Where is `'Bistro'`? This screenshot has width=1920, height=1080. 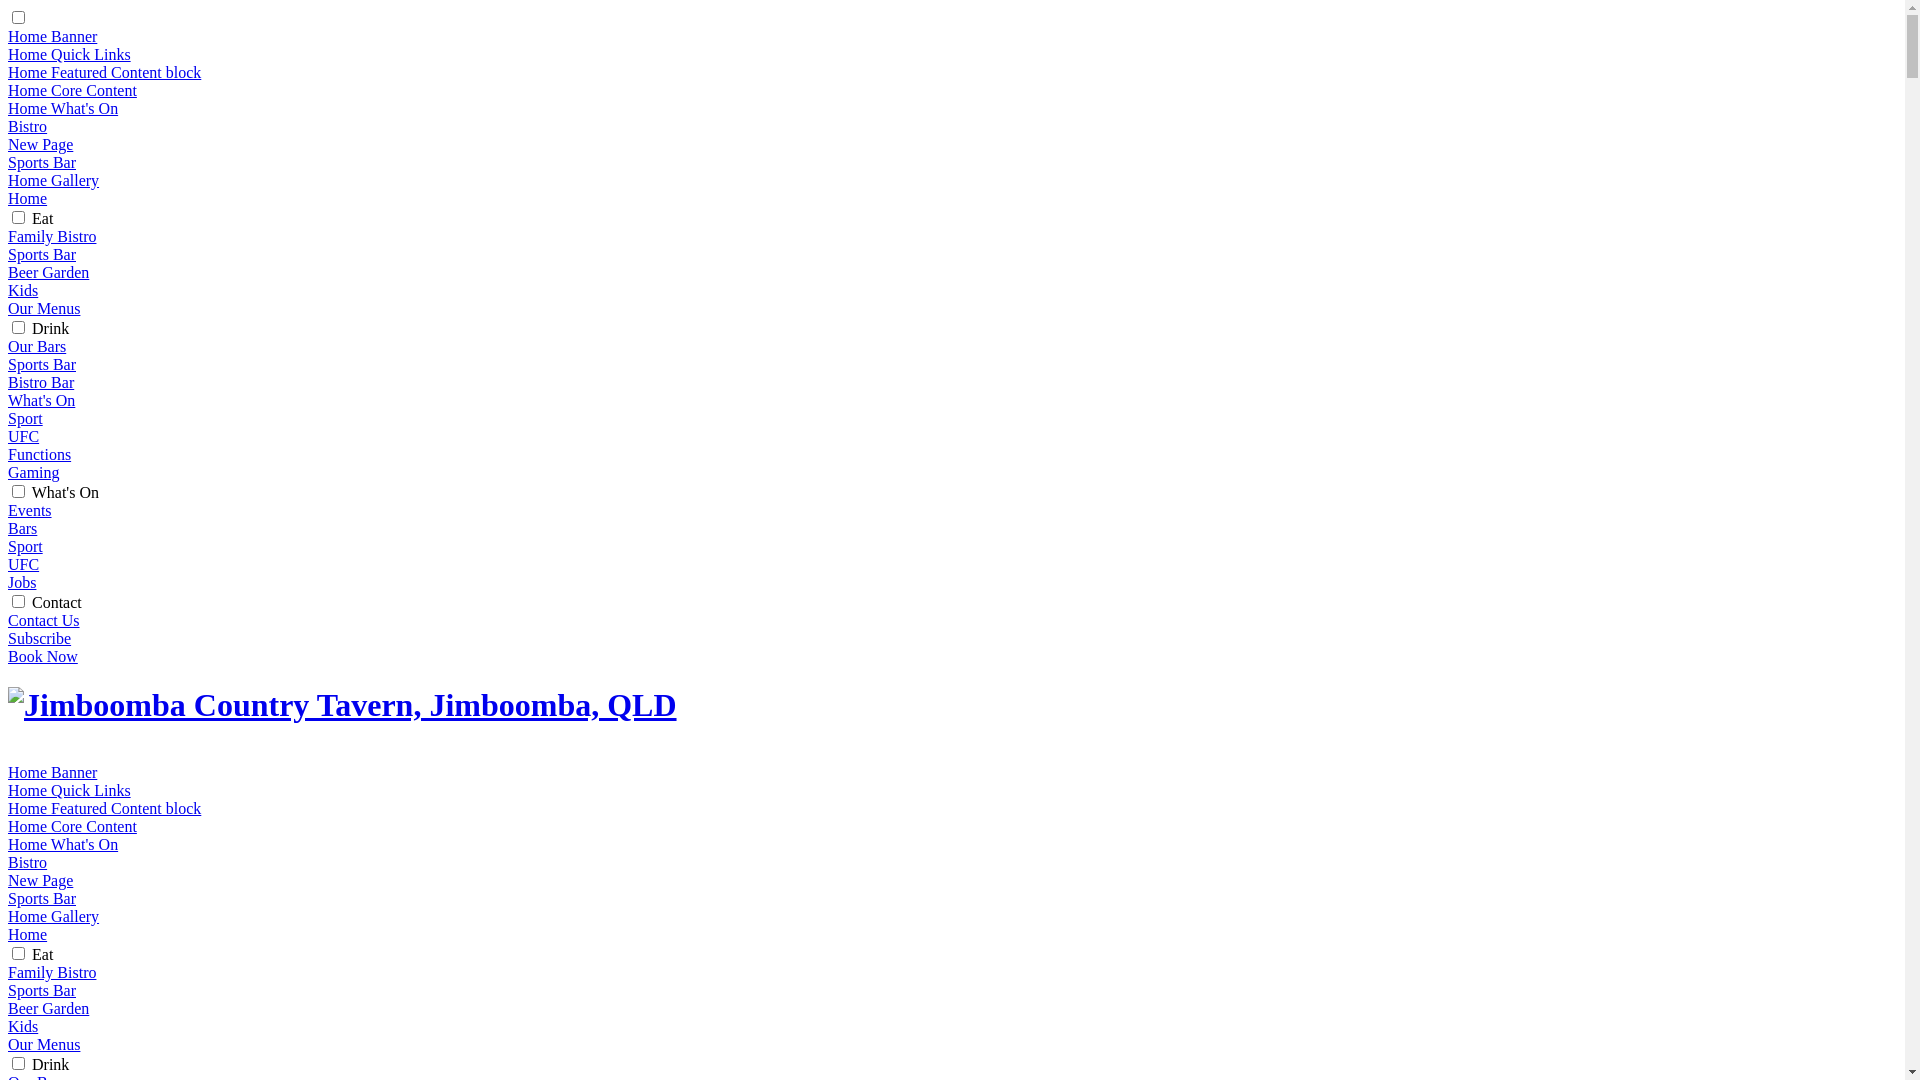 'Bistro' is located at coordinates (27, 126).